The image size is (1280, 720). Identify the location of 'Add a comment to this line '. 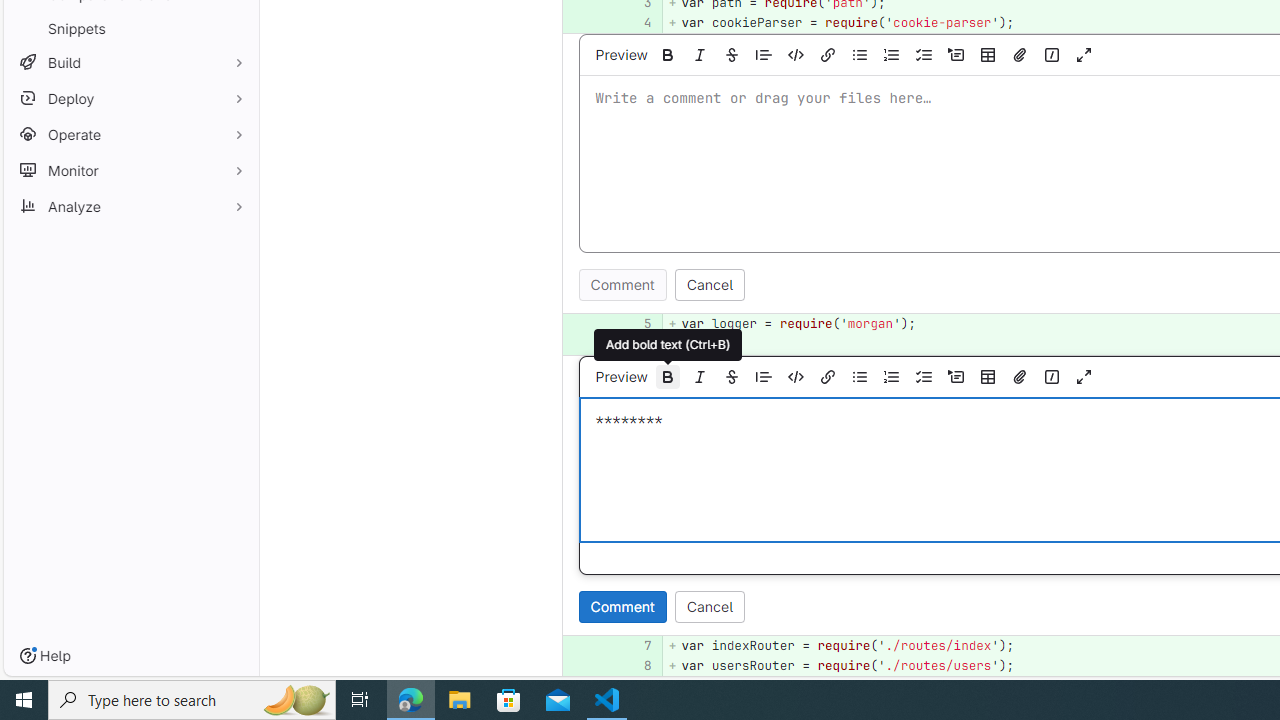
(586, 666).